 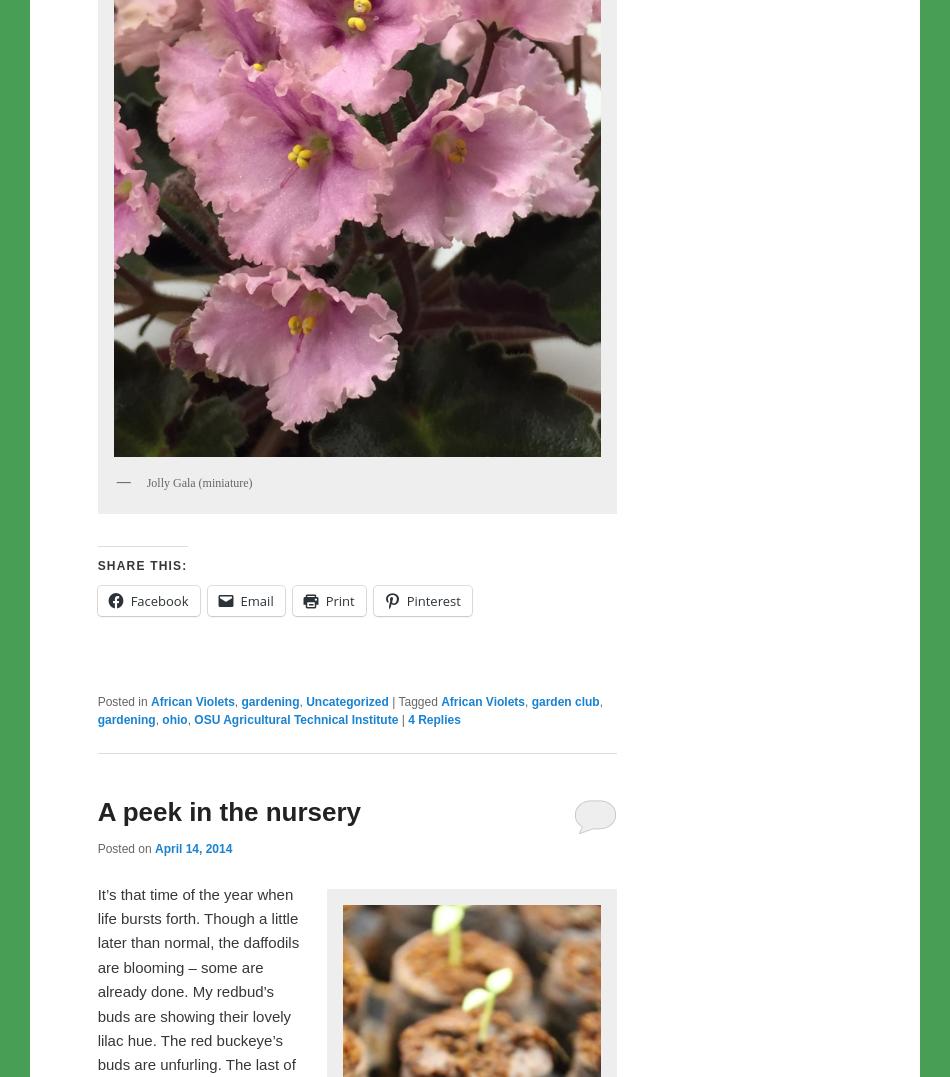 I want to click on 'ohio', so click(x=174, y=719).